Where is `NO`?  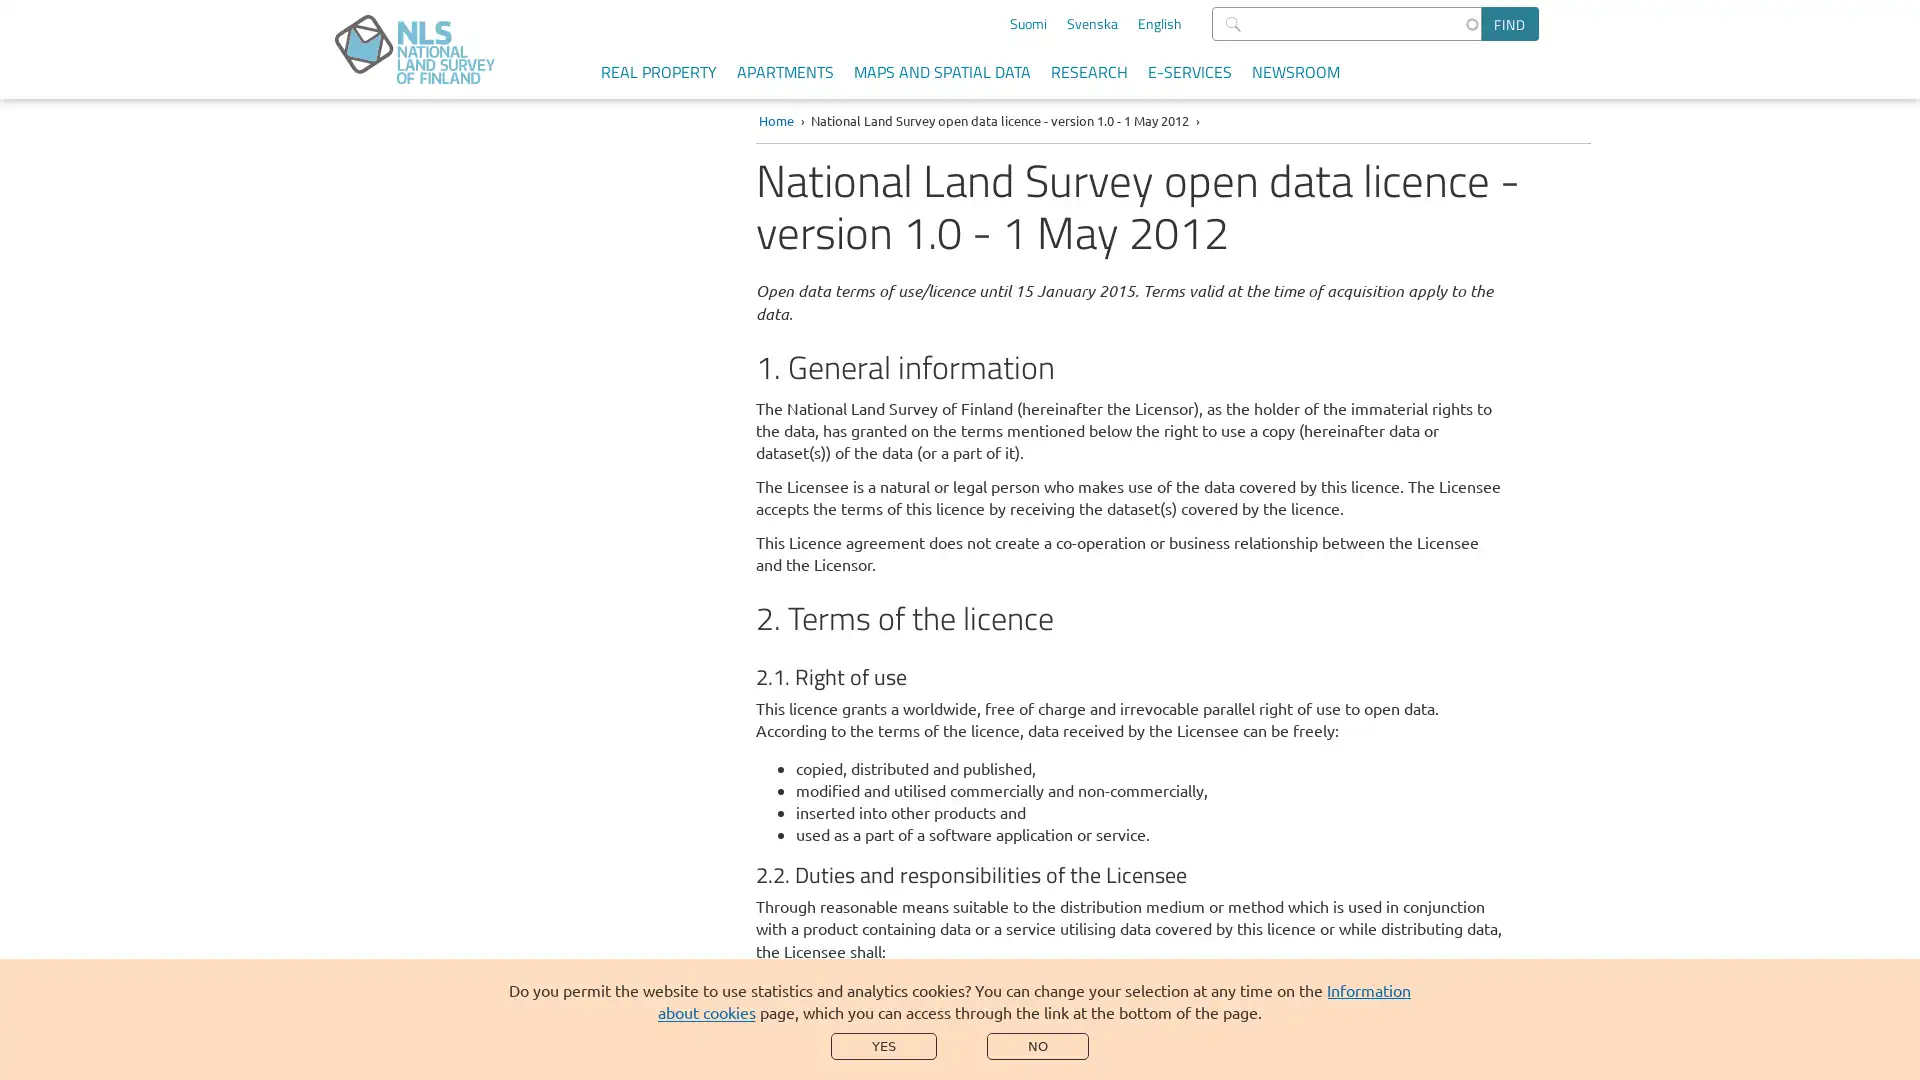
NO is located at coordinates (1037, 1045).